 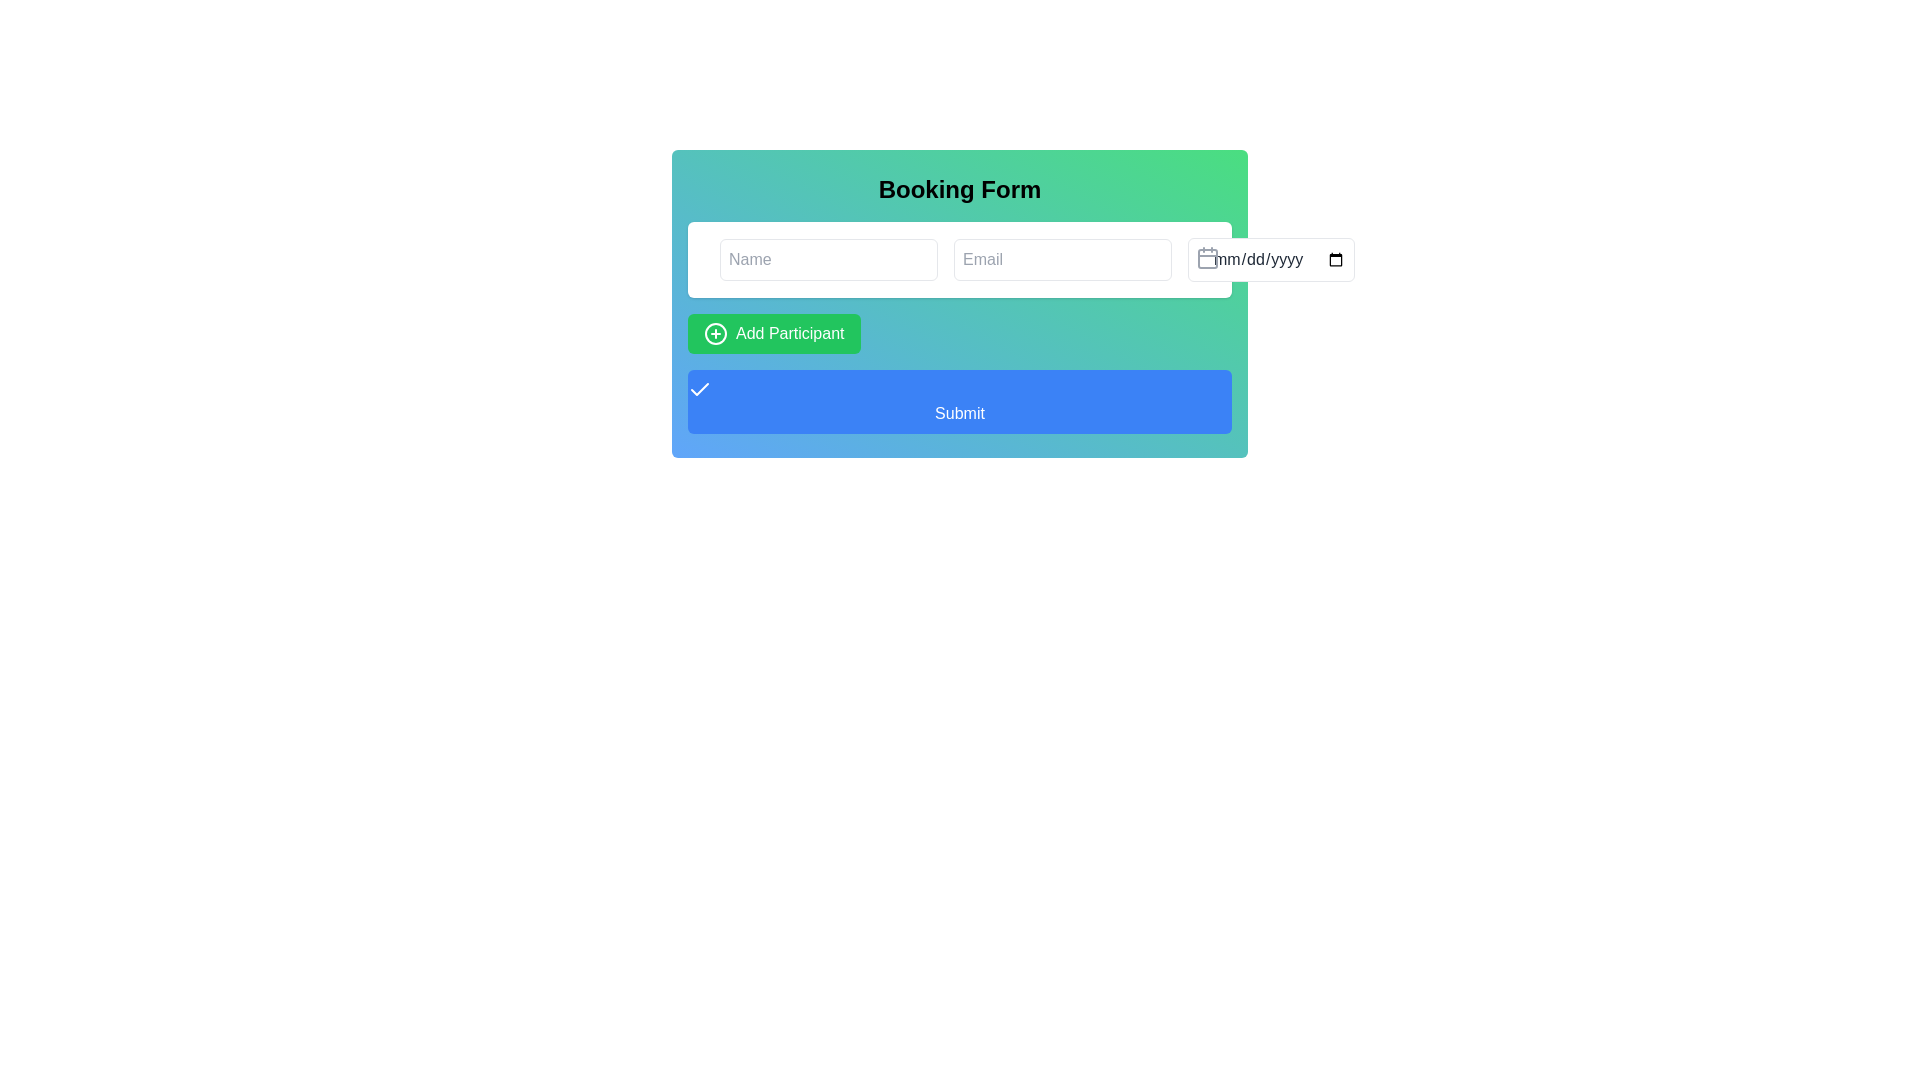 What do you see at coordinates (715, 333) in the screenshot?
I see `the SVG circle with a green background, located at the center of the 'Add Participant' button, positioned below the 'Name' and 'Email' input fields, and above the blue 'Submit' button` at bounding box center [715, 333].